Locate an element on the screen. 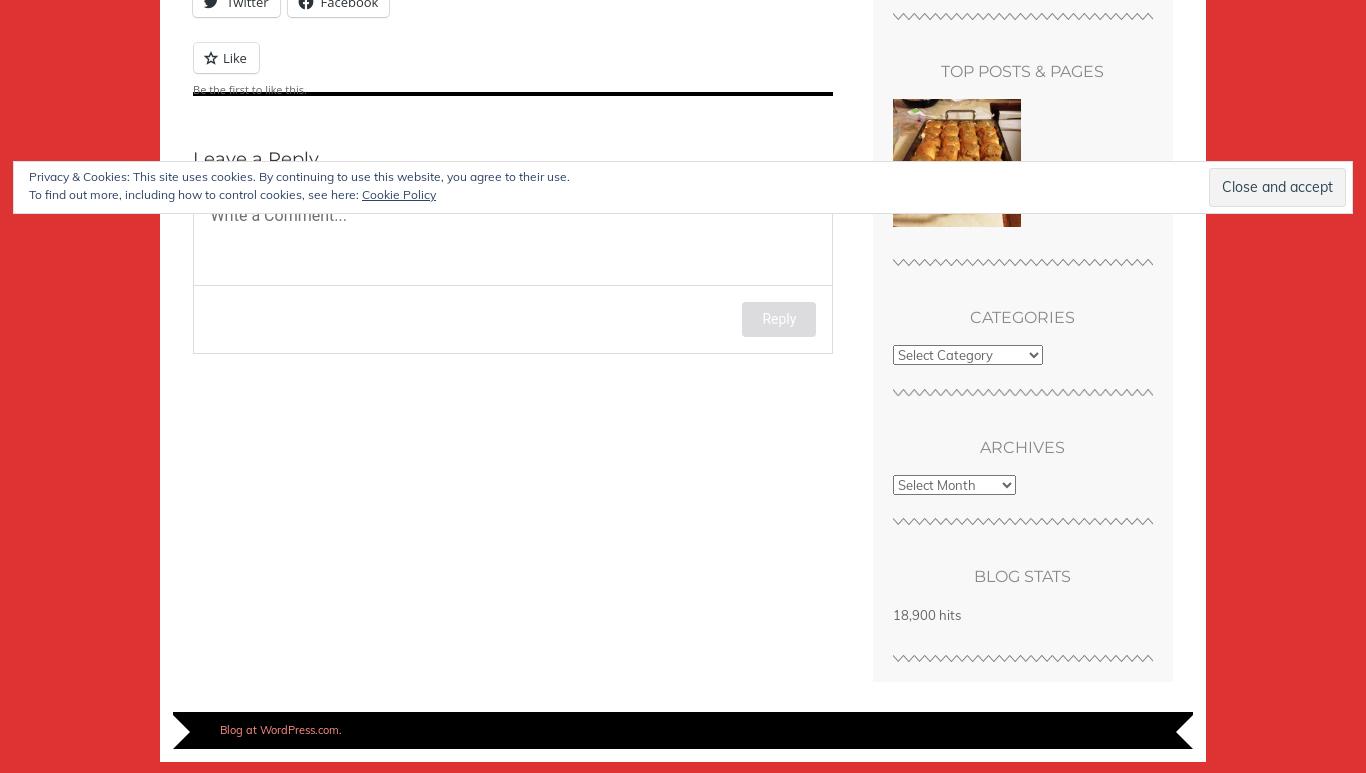  'Reply' is located at coordinates (779, 317).